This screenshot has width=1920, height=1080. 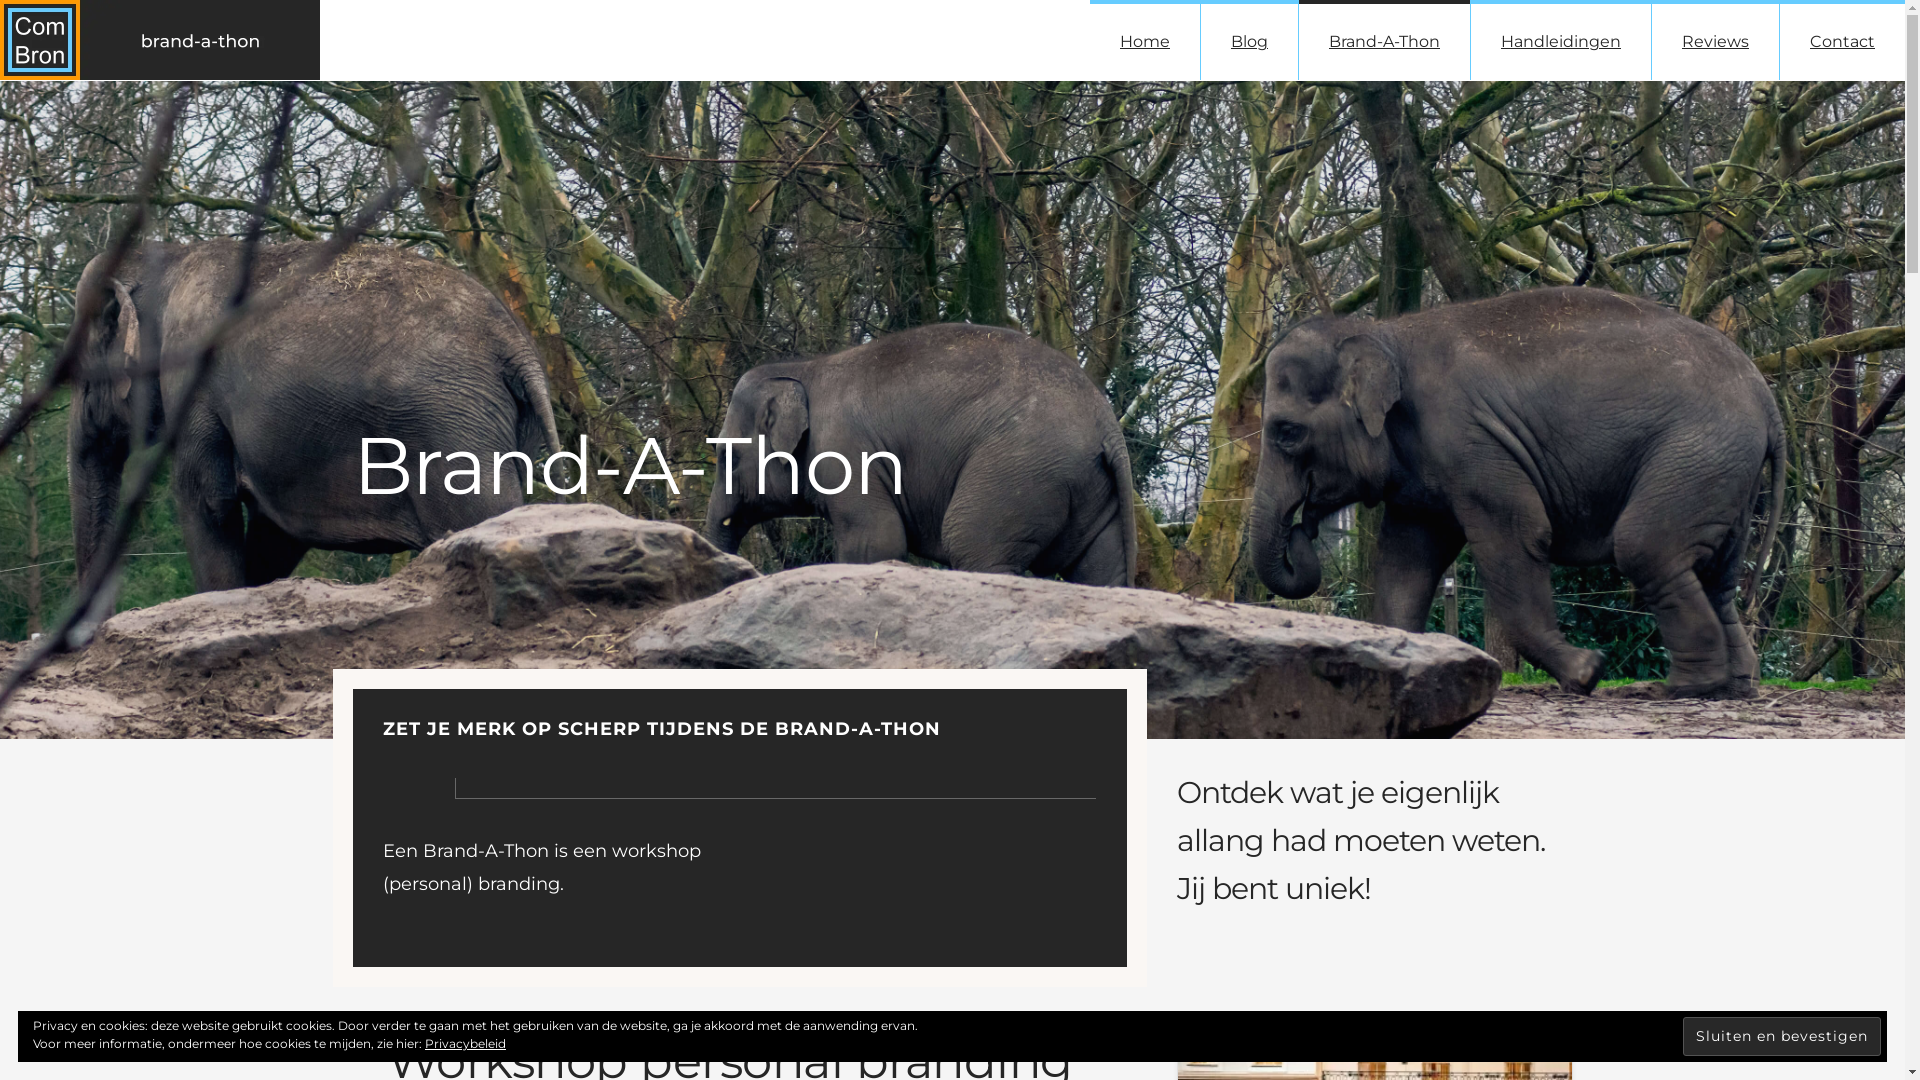 What do you see at coordinates (1274, 889) in the screenshot?
I see `'STUUR EEN E-MAIL'` at bounding box center [1274, 889].